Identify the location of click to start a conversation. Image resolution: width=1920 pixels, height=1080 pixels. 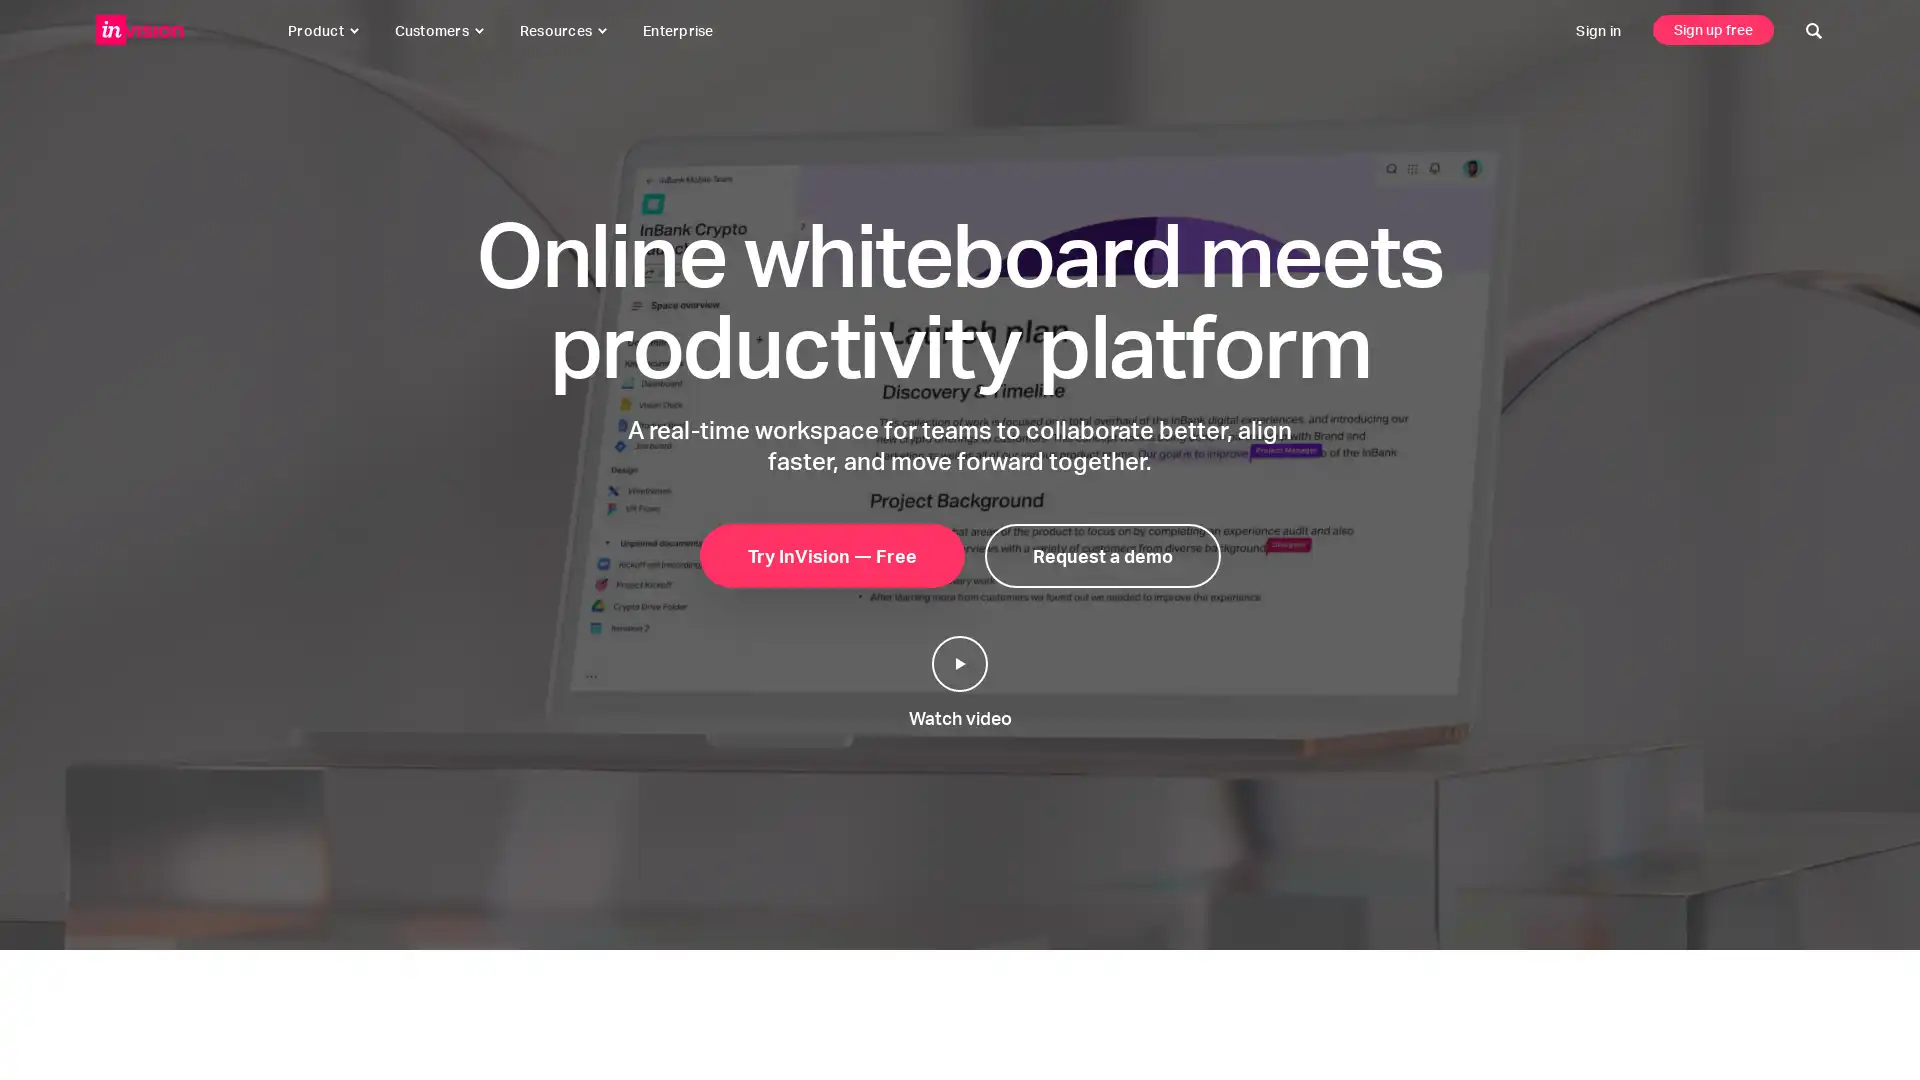
(1856, 1018).